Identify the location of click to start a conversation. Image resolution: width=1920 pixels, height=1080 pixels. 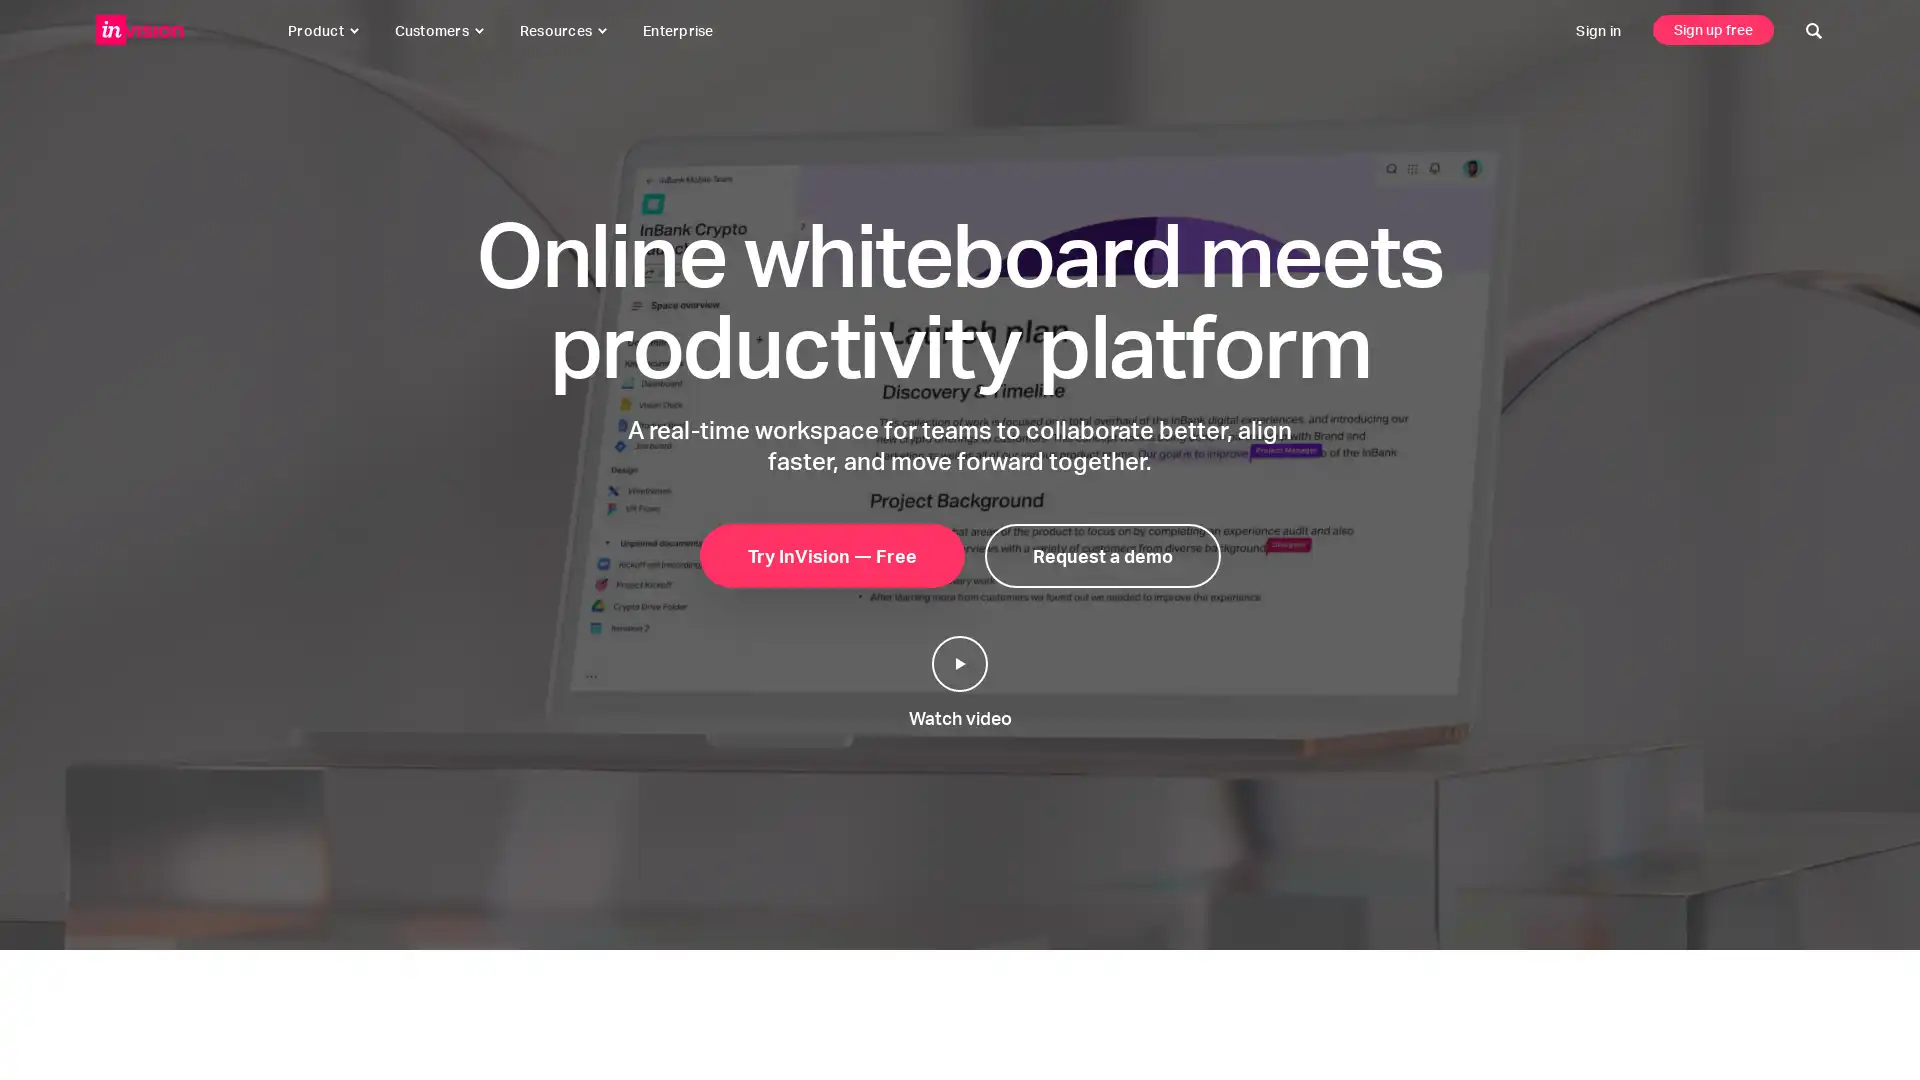
(1856, 1018).